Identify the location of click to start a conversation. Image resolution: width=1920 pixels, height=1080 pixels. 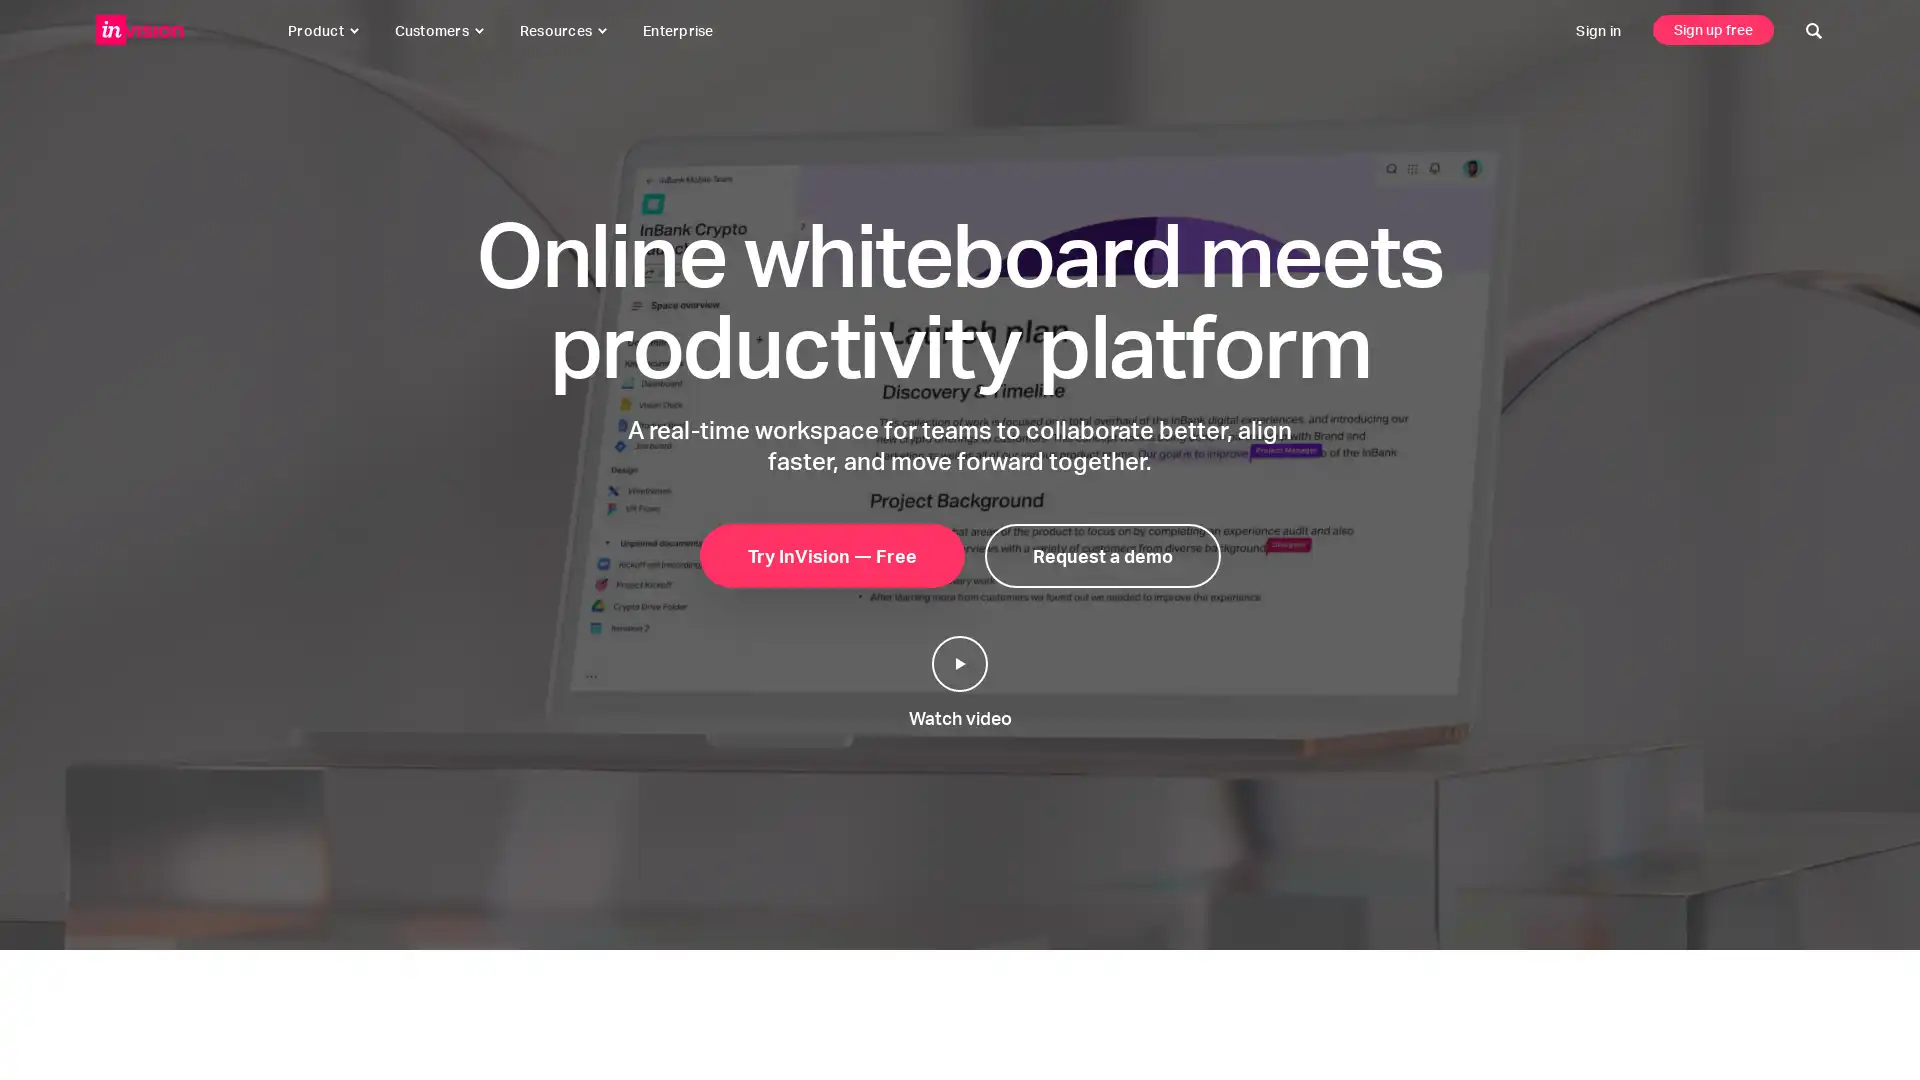
(1856, 1018).